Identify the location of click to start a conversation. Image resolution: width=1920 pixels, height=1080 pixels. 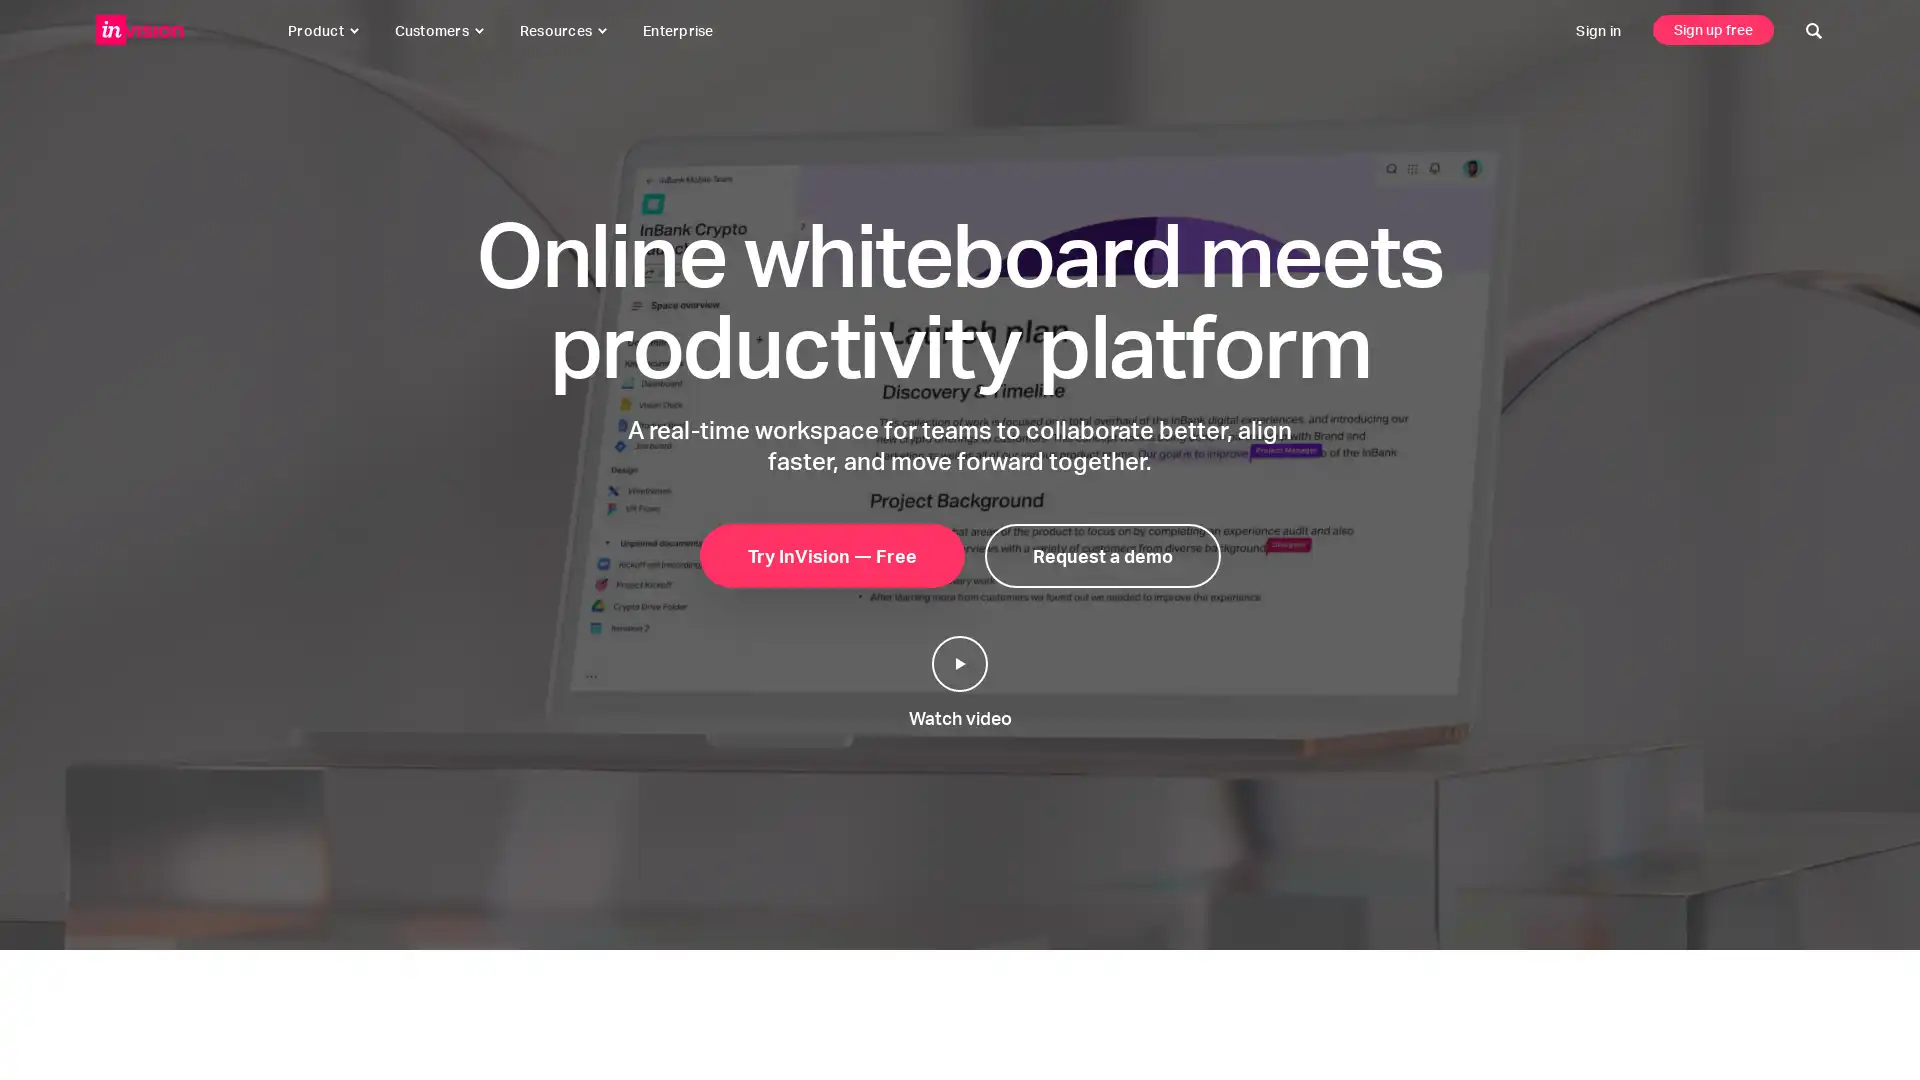
(1856, 1018).